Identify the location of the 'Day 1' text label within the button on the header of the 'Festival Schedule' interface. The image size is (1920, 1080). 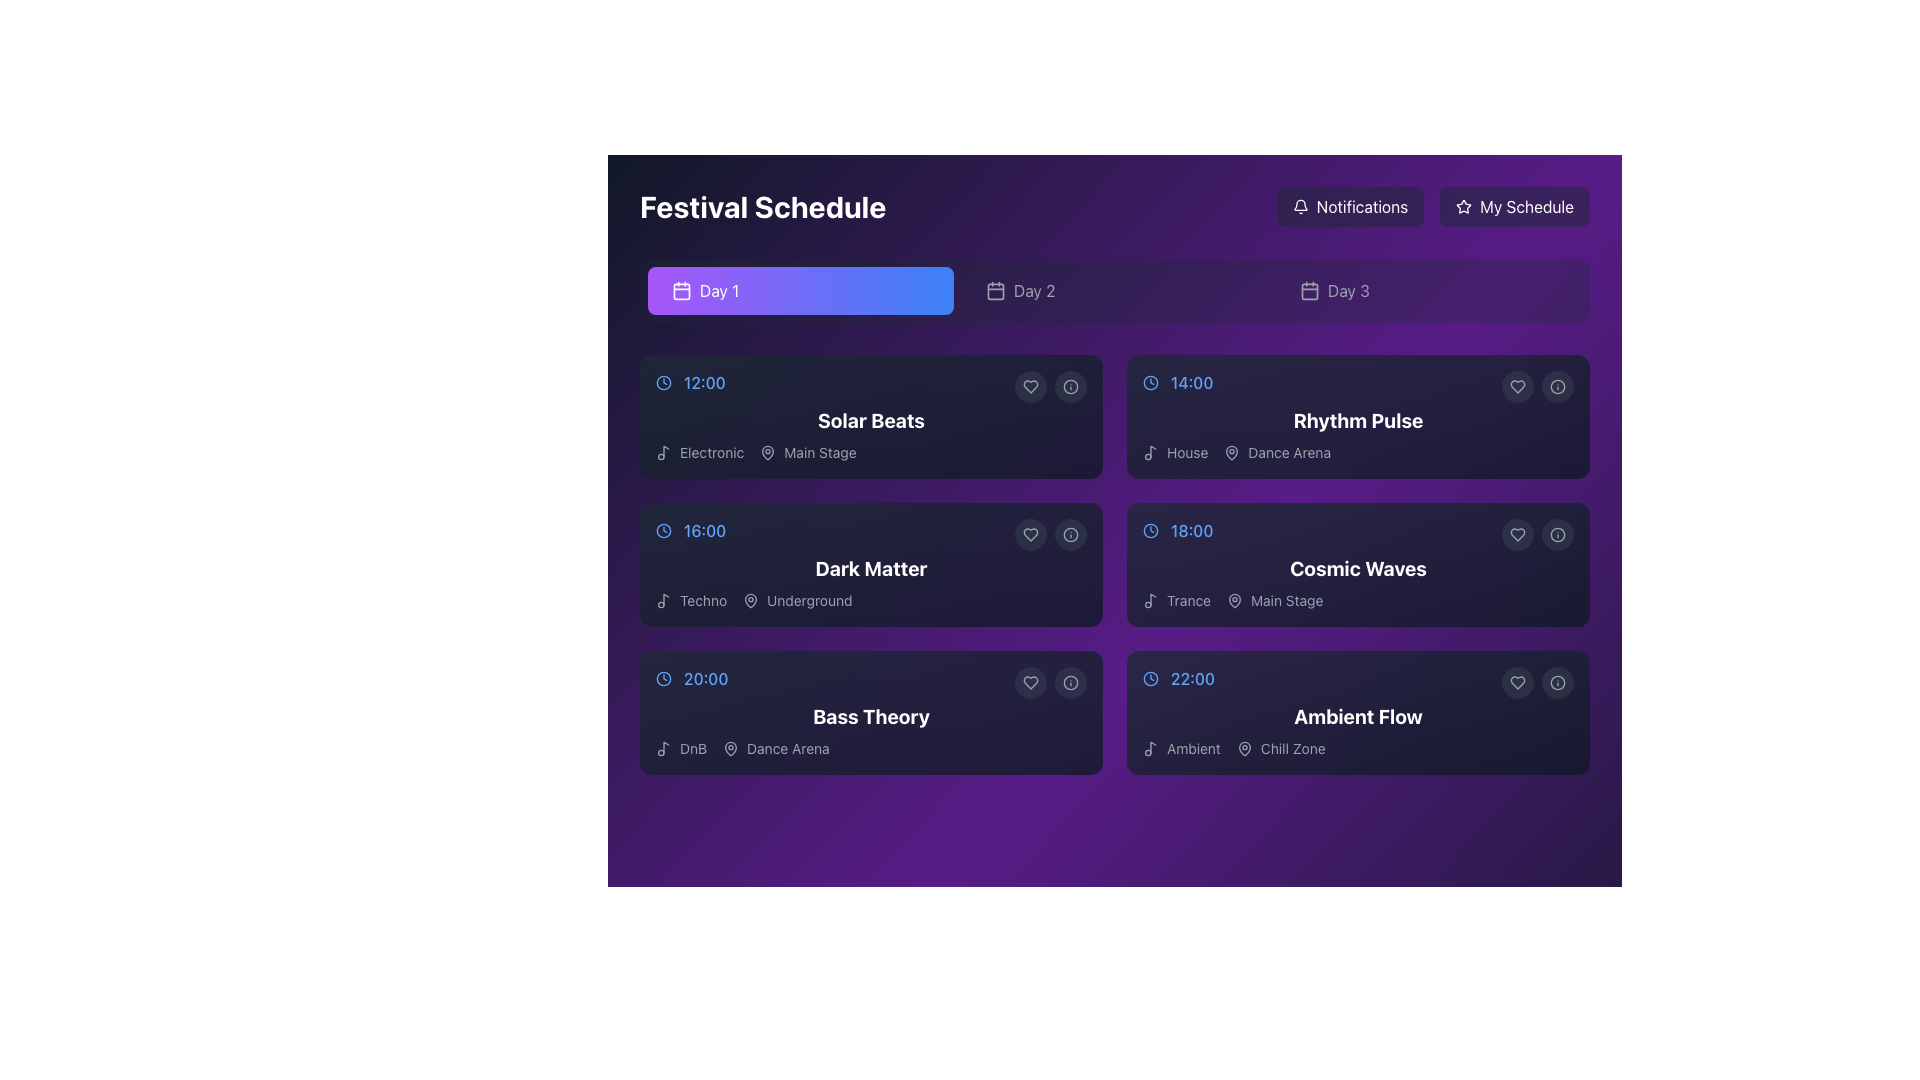
(719, 290).